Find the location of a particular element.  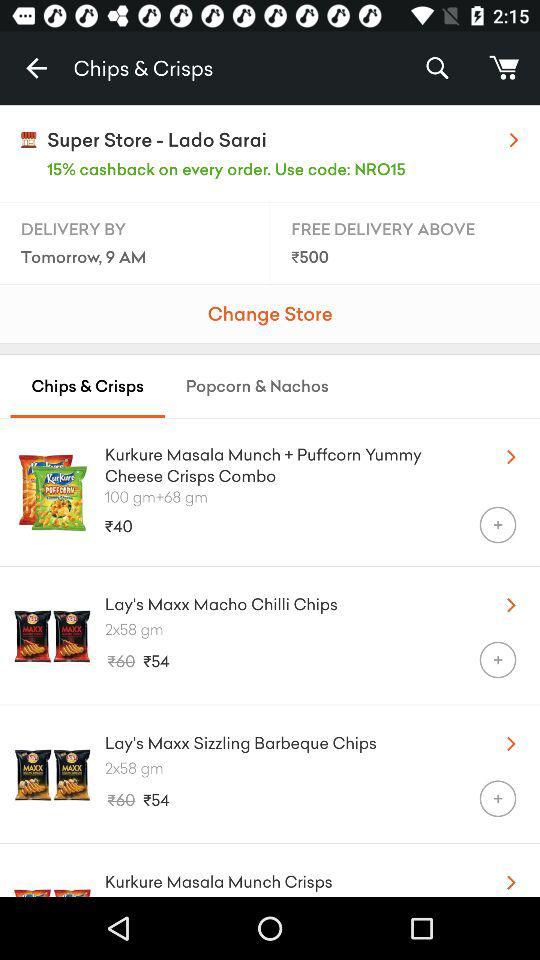

the icon to the right of chips & crisps is located at coordinates (436, 68).